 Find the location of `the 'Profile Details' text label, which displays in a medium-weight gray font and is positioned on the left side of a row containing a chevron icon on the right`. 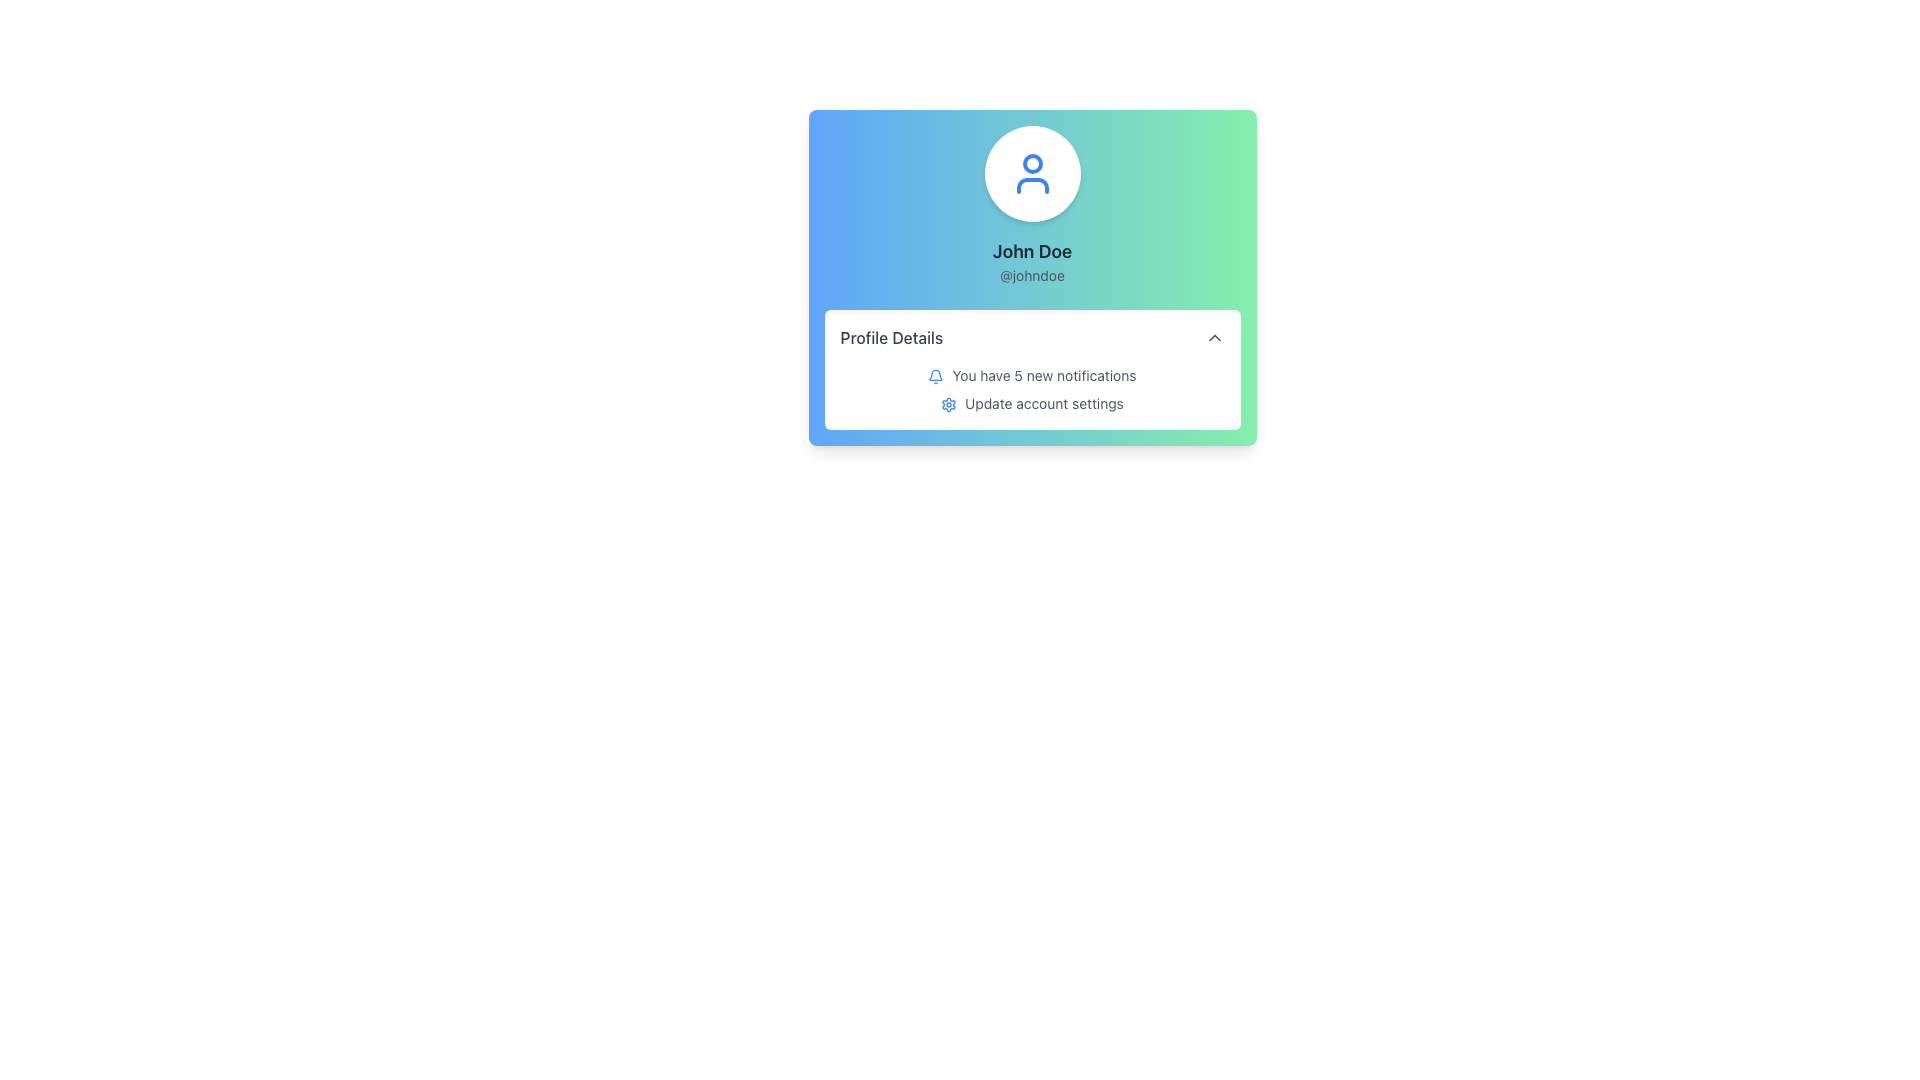

the 'Profile Details' text label, which displays in a medium-weight gray font and is positioned on the left side of a row containing a chevron icon on the right is located at coordinates (890, 337).